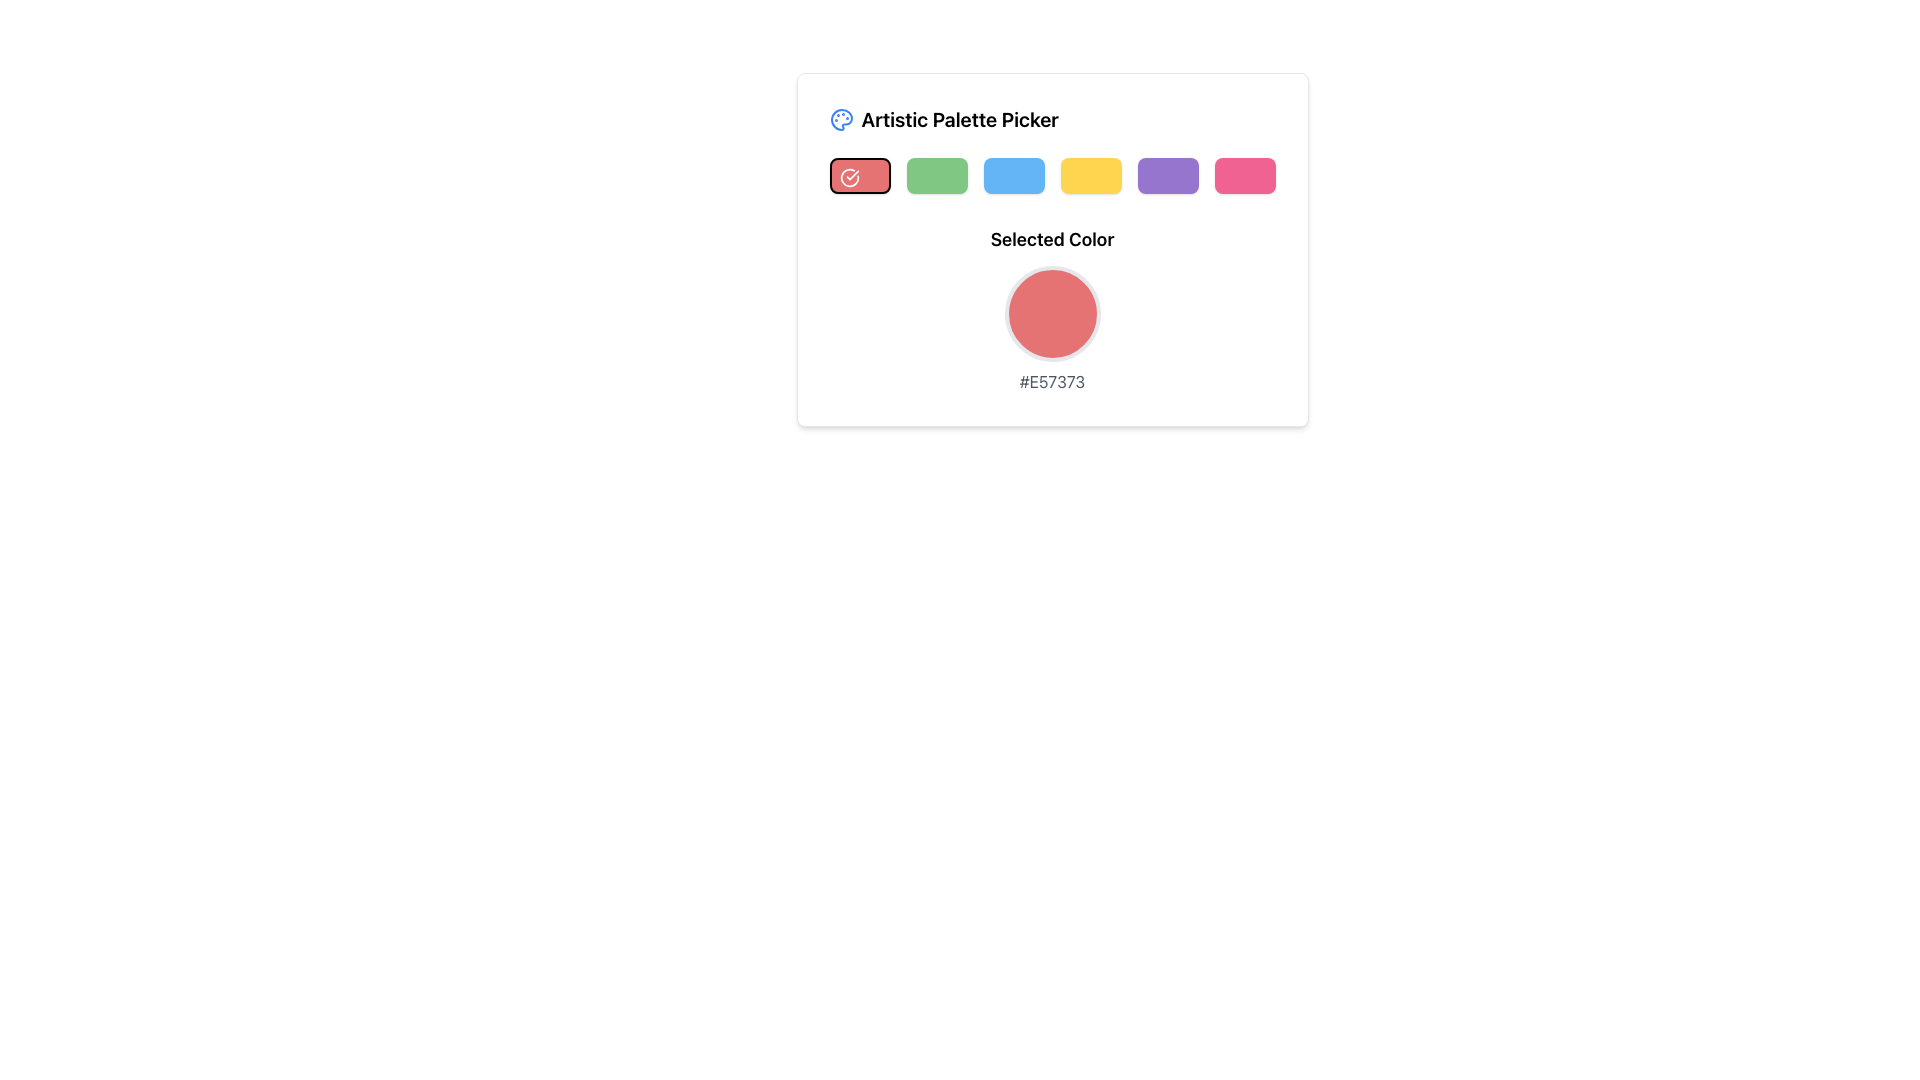 The image size is (1920, 1080). I want to click on the highlighted color option in the 'Artistic Palette Picker' section, so click(1051, 175).